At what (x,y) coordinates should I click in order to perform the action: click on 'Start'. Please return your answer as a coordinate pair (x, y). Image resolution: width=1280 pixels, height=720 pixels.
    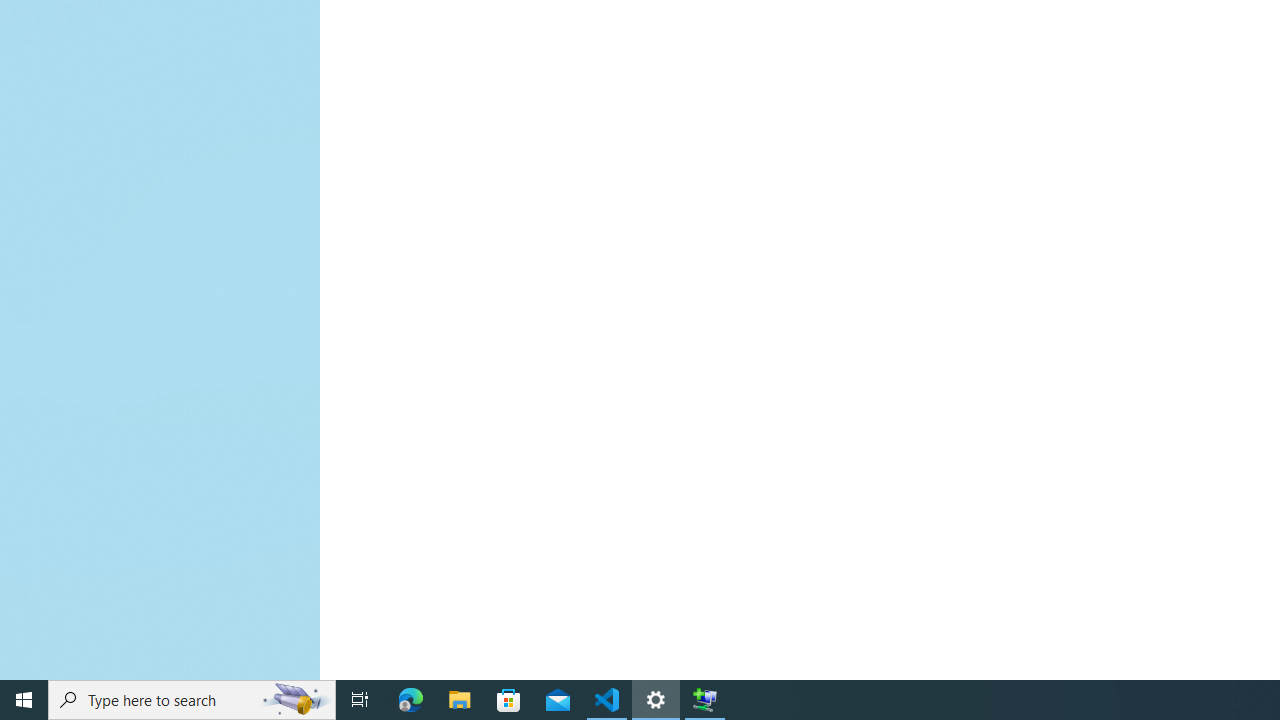
    Looking at the image, I should click on (24, 698).